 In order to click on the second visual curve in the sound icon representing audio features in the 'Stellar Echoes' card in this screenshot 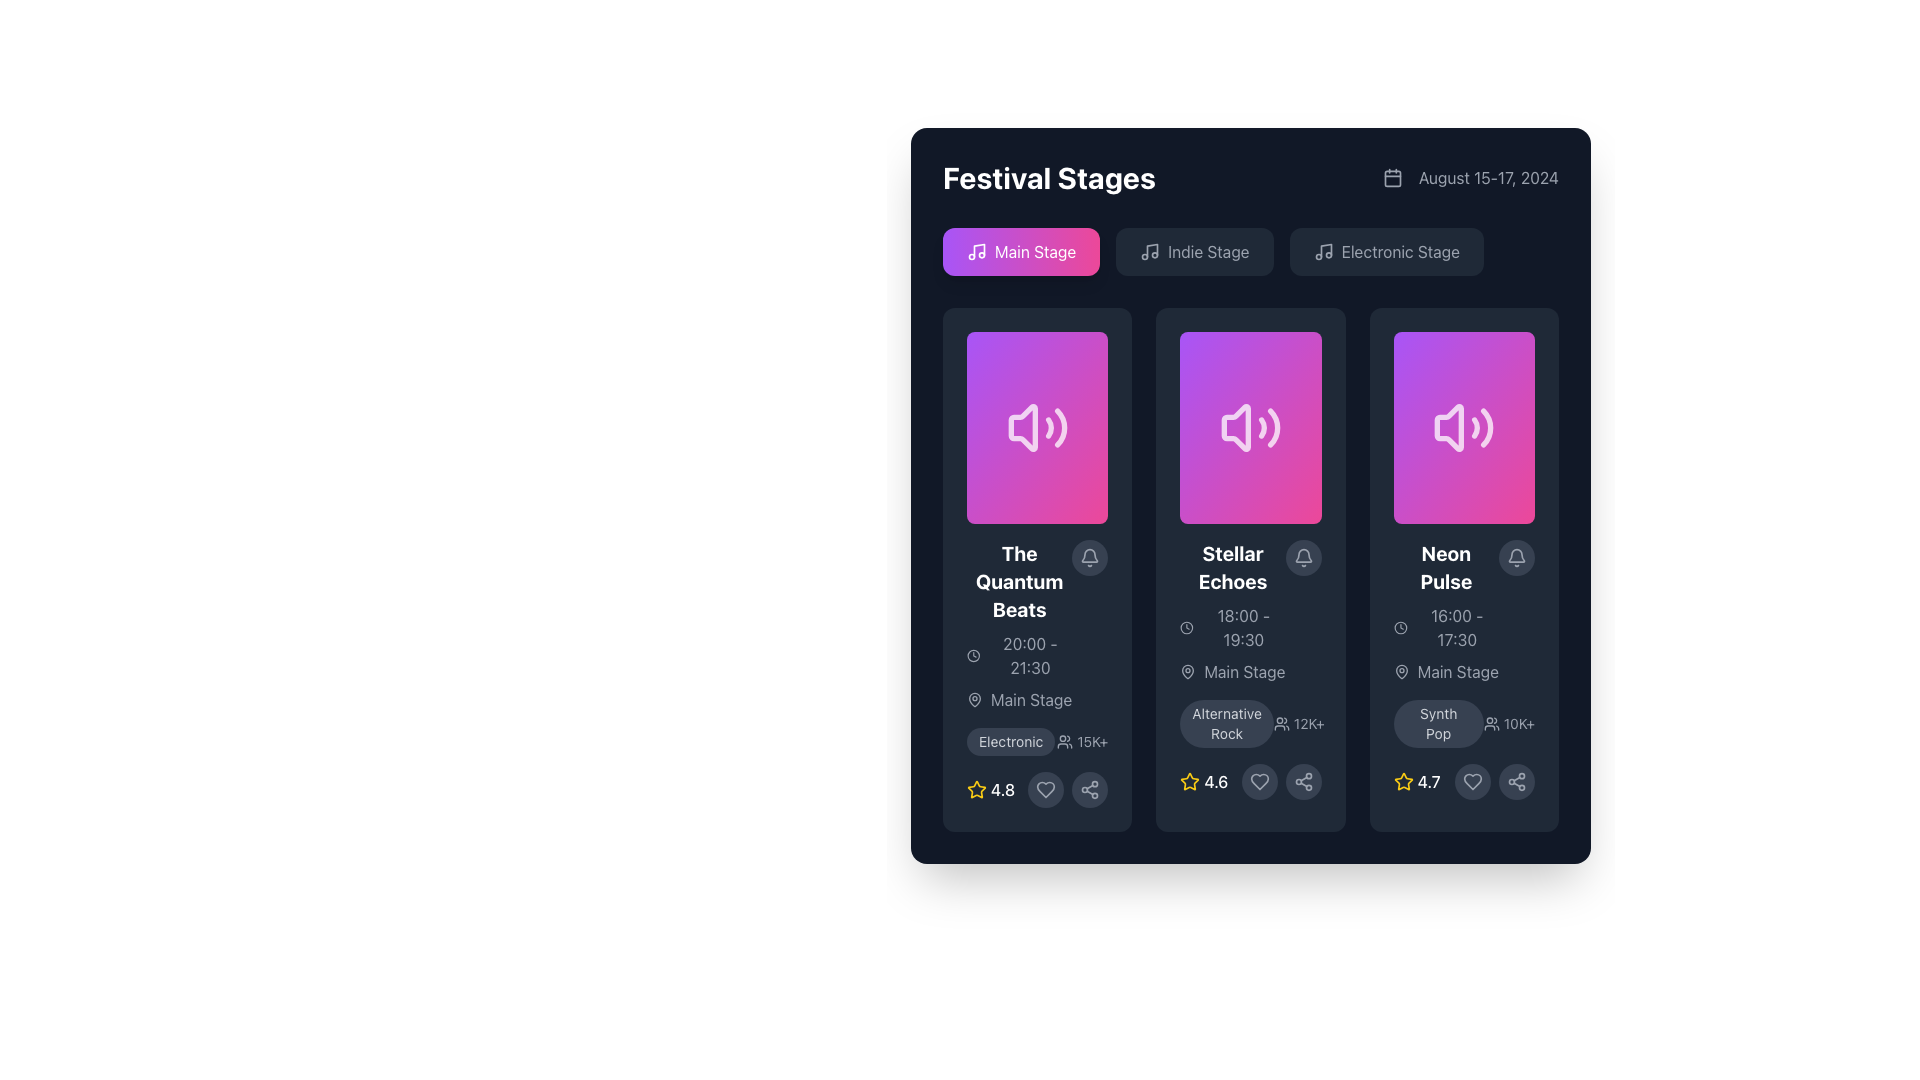, I will do `click(1261, 427)`.